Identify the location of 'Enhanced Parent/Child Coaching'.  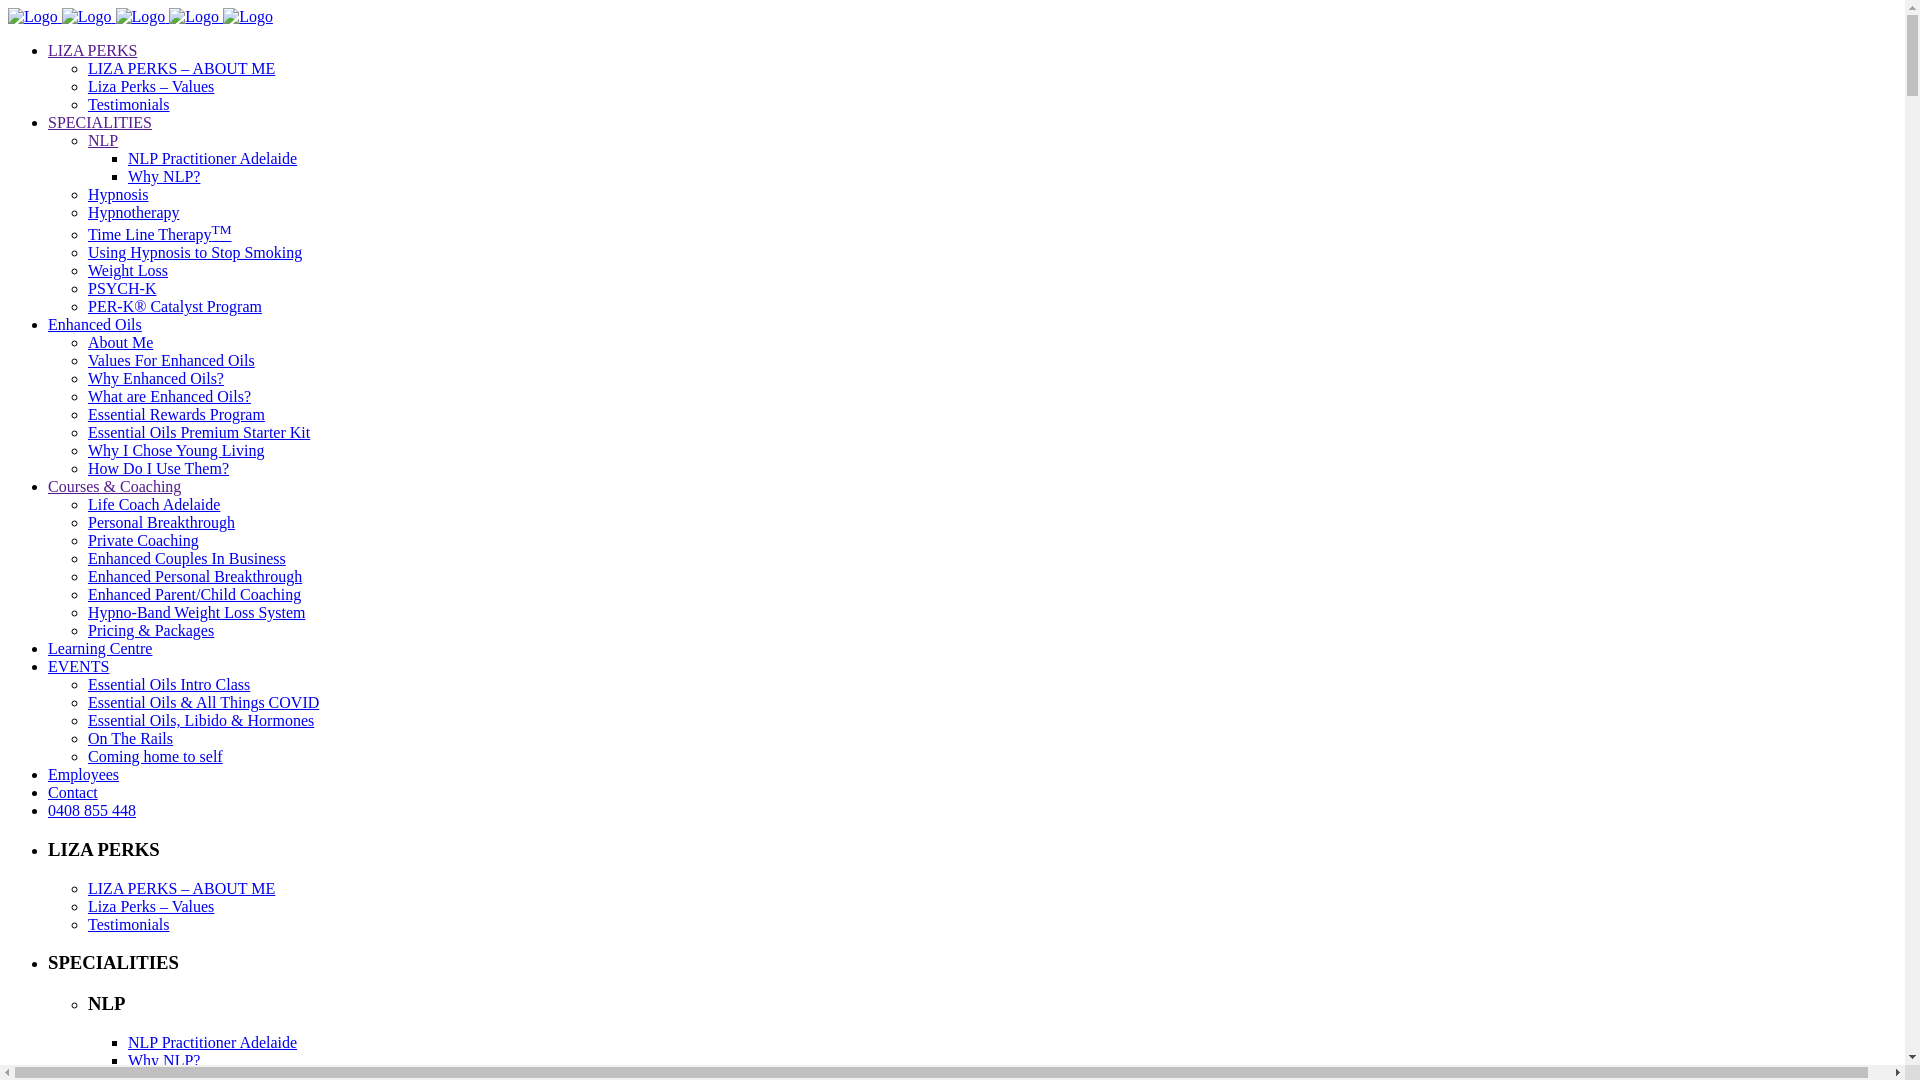
(194, 593).